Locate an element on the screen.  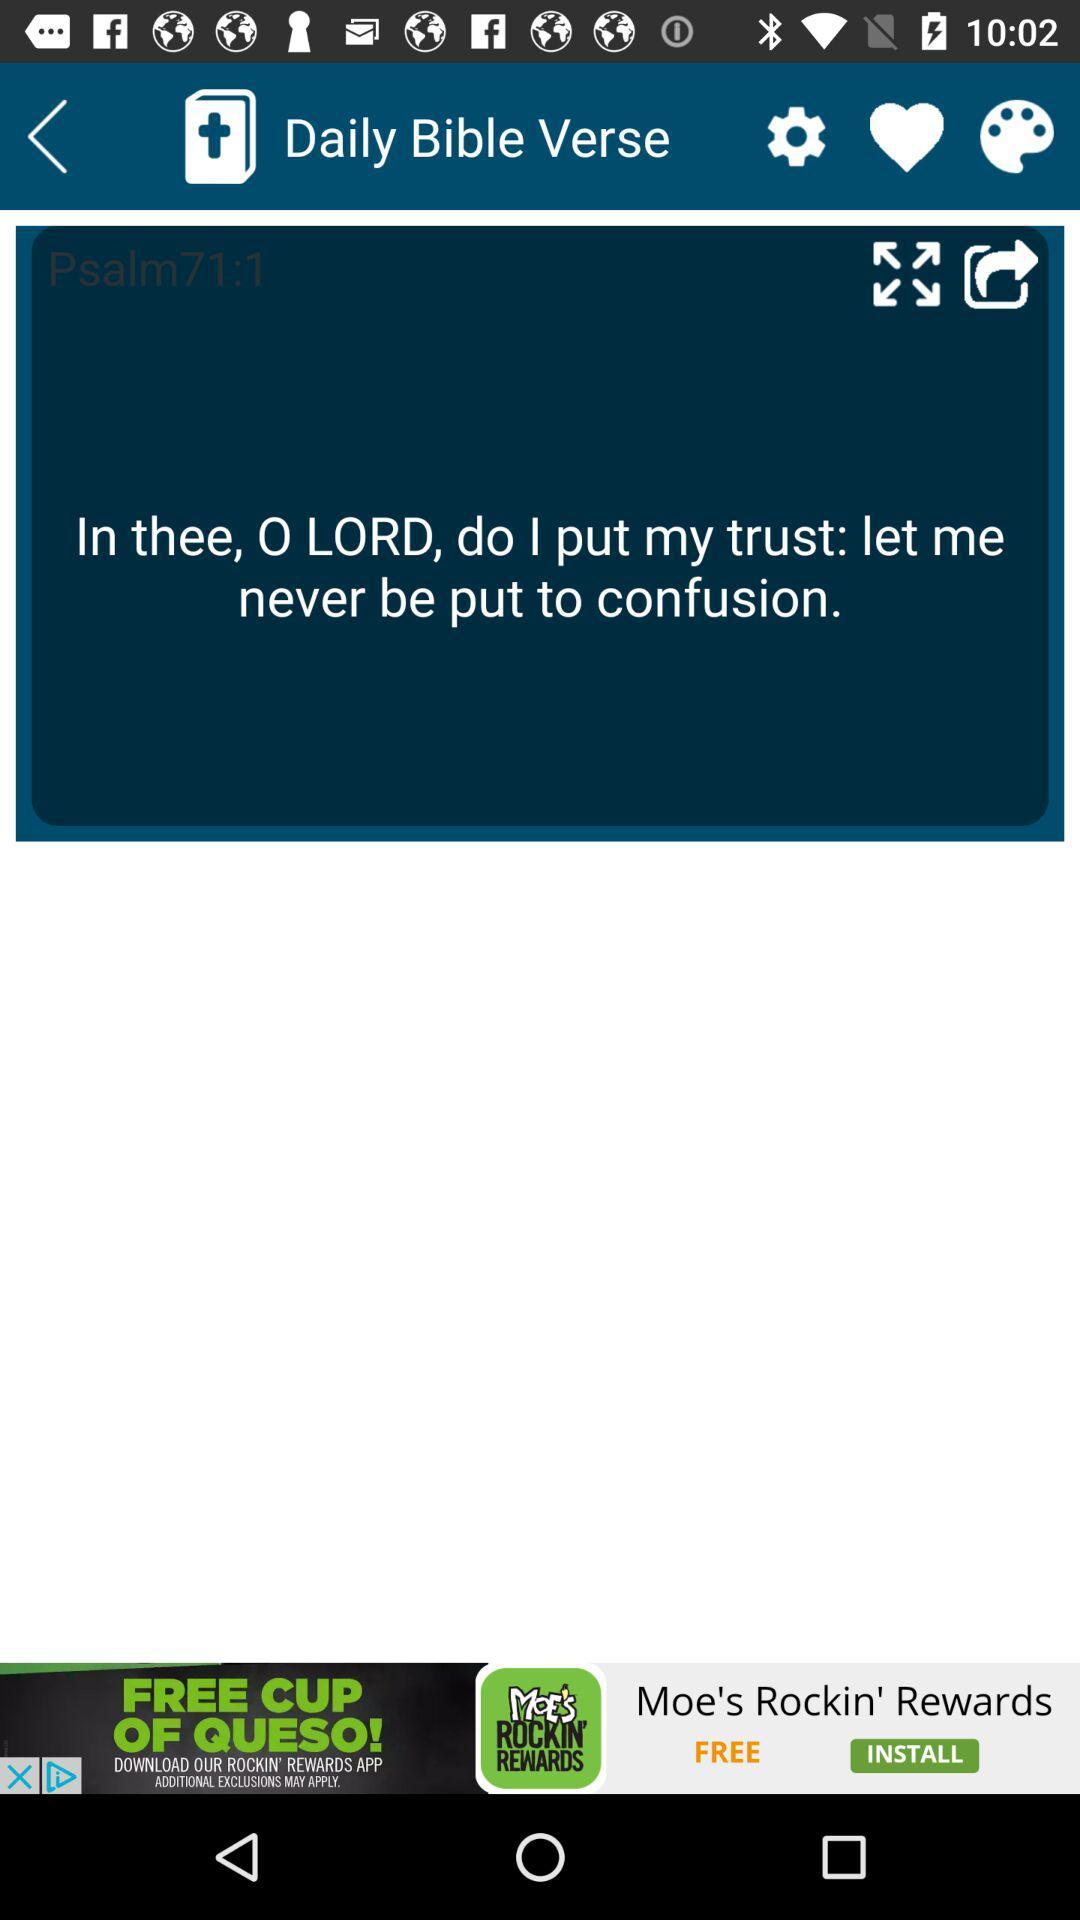
change color is located at coordinates (1017, 135).